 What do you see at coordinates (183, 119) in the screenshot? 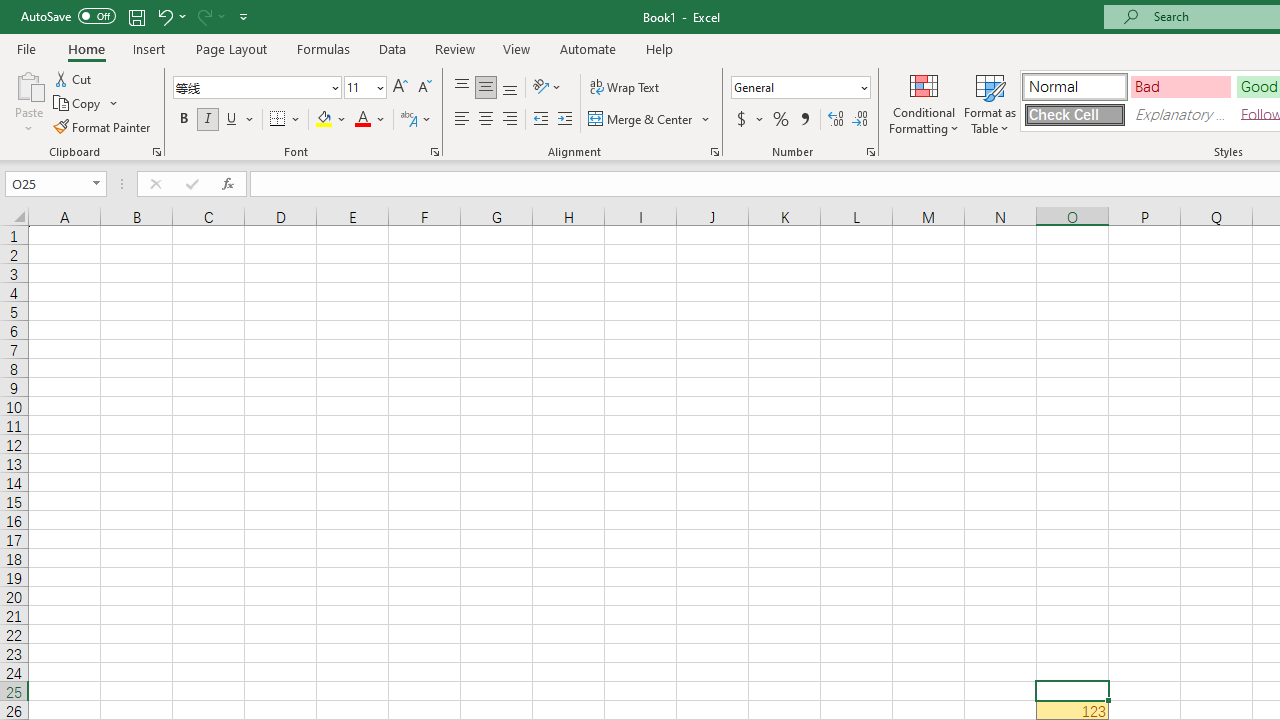
I see `'Bold'` at bounding box center [183, 119].